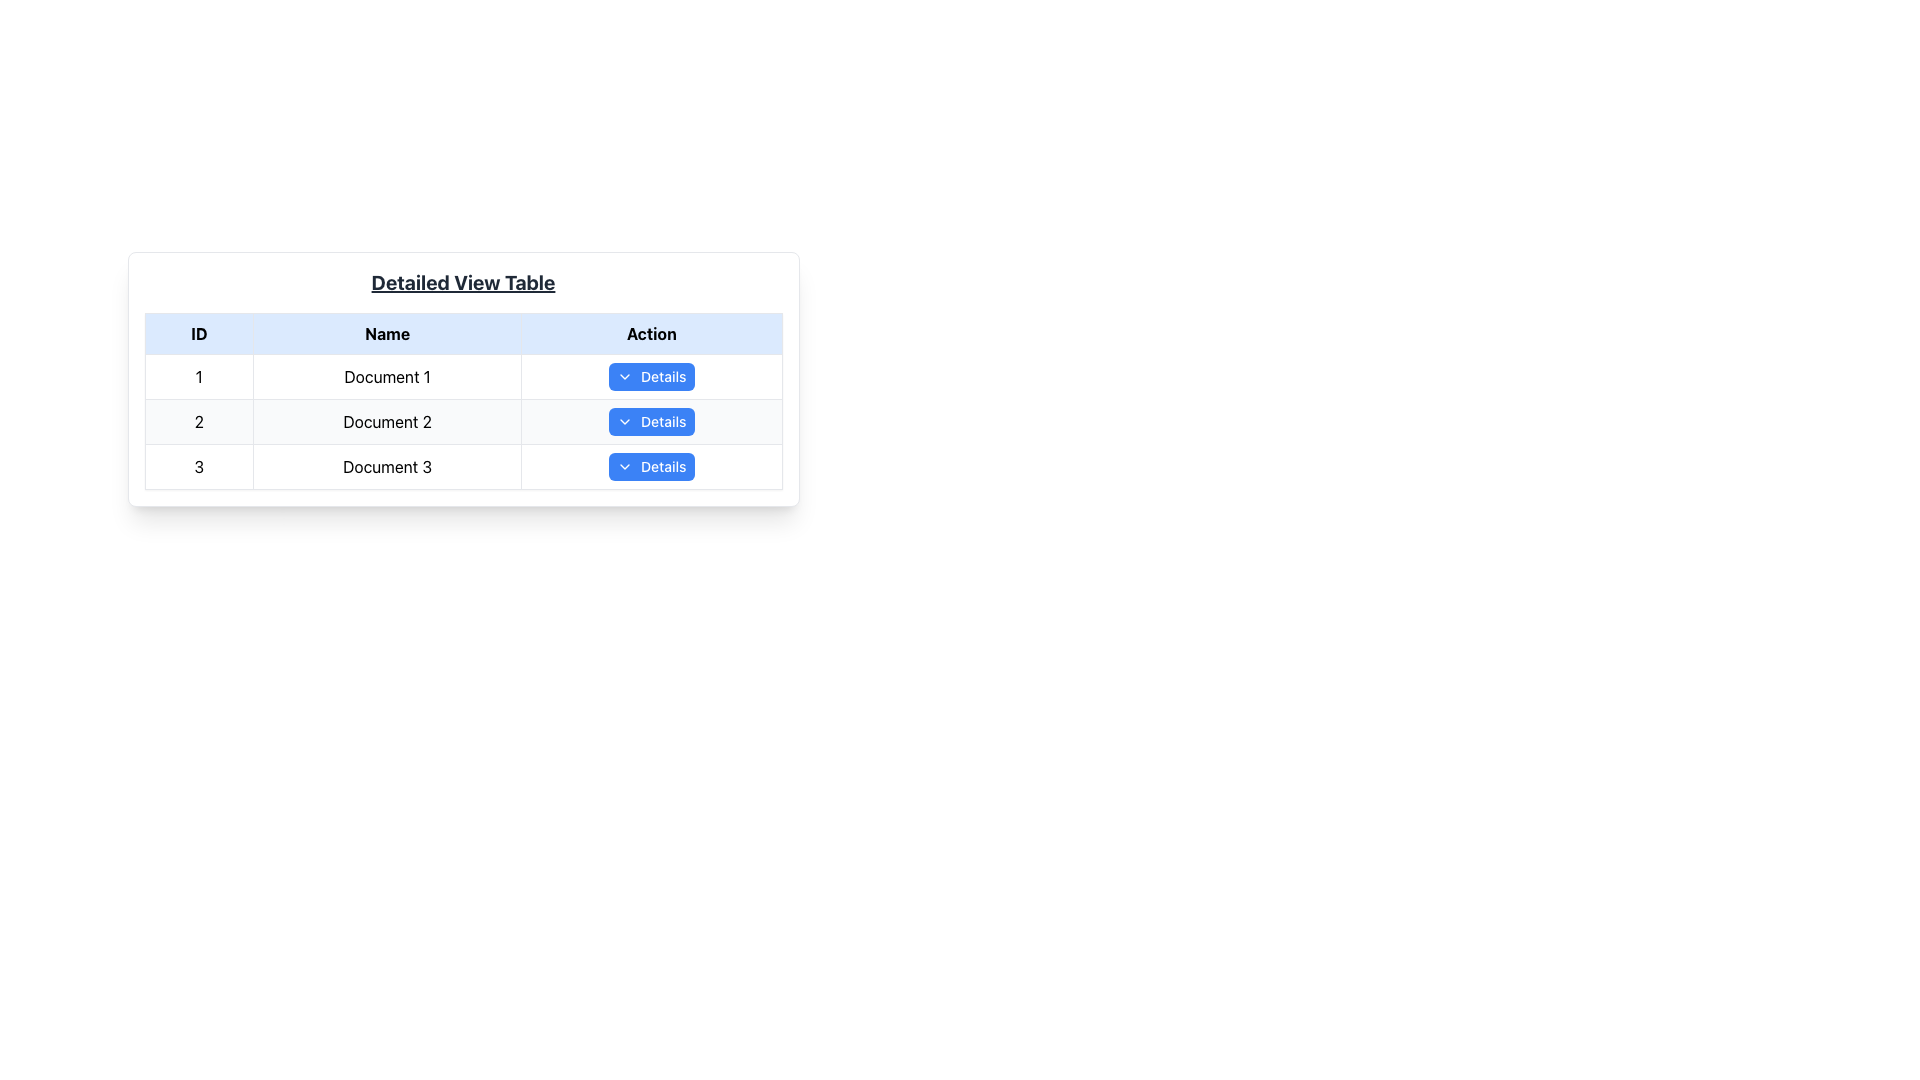 This screenshot has height=1080, width=1920. I want to click on the 'Details' button with a blue background and white text located in the 'Action' column of the first row in the 'Detailed View Table', so click(651, 377).